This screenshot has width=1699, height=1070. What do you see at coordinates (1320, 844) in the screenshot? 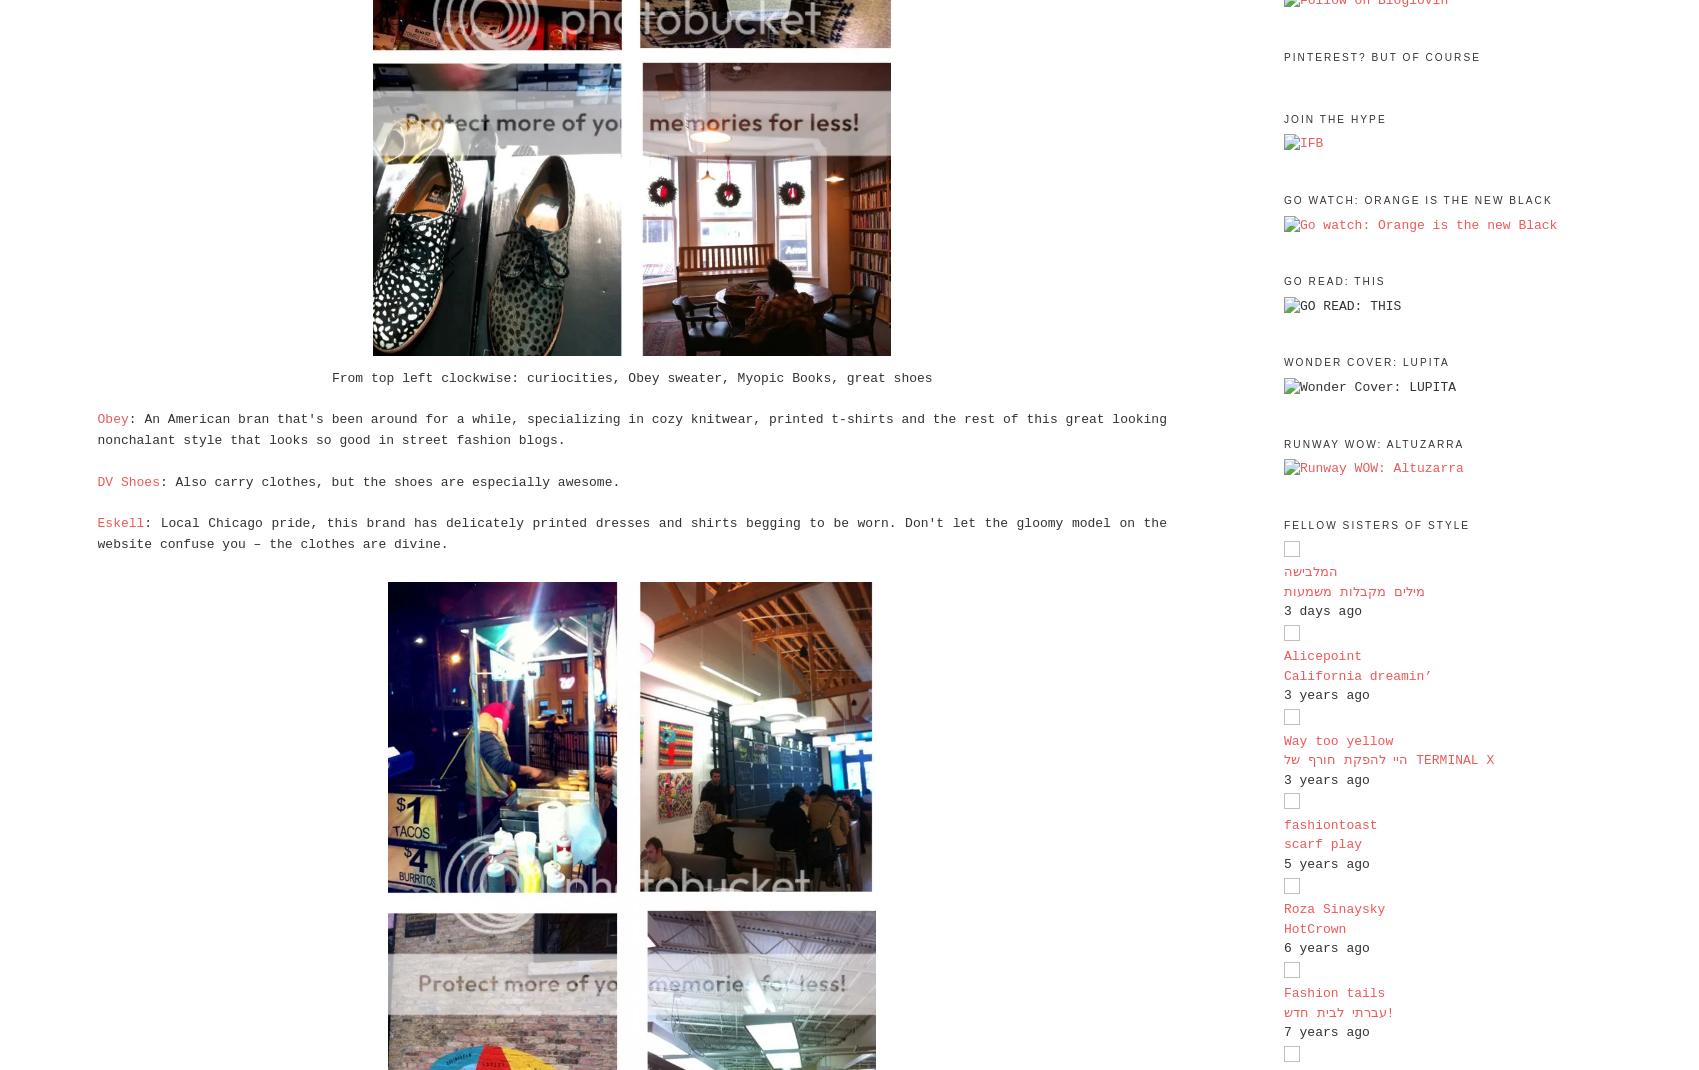
I see `'scarf play'` at bounding box center [1320, 844].